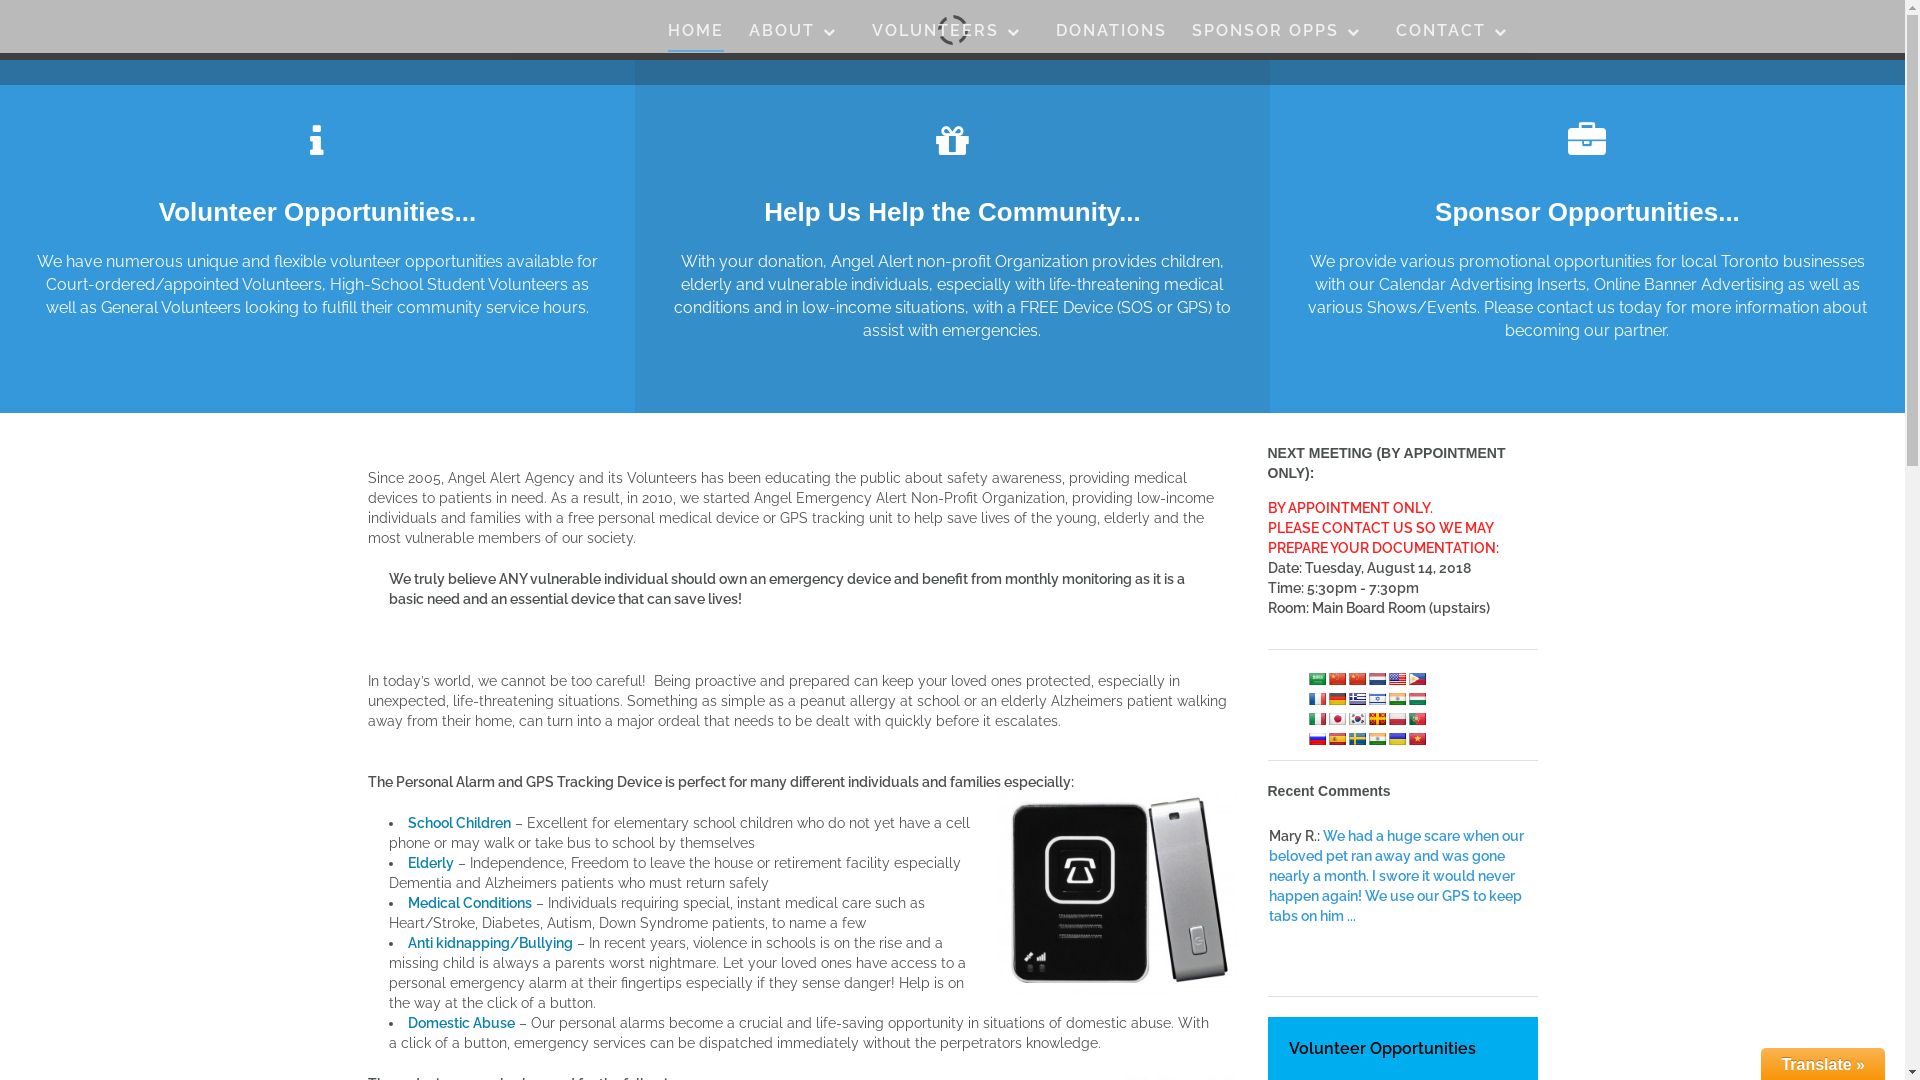 The image size is (1920, 1080). What do you see at coordinates (1328, 716) in the screenshot?
I see `'Japanese'` at bounding box center [1328, 716].